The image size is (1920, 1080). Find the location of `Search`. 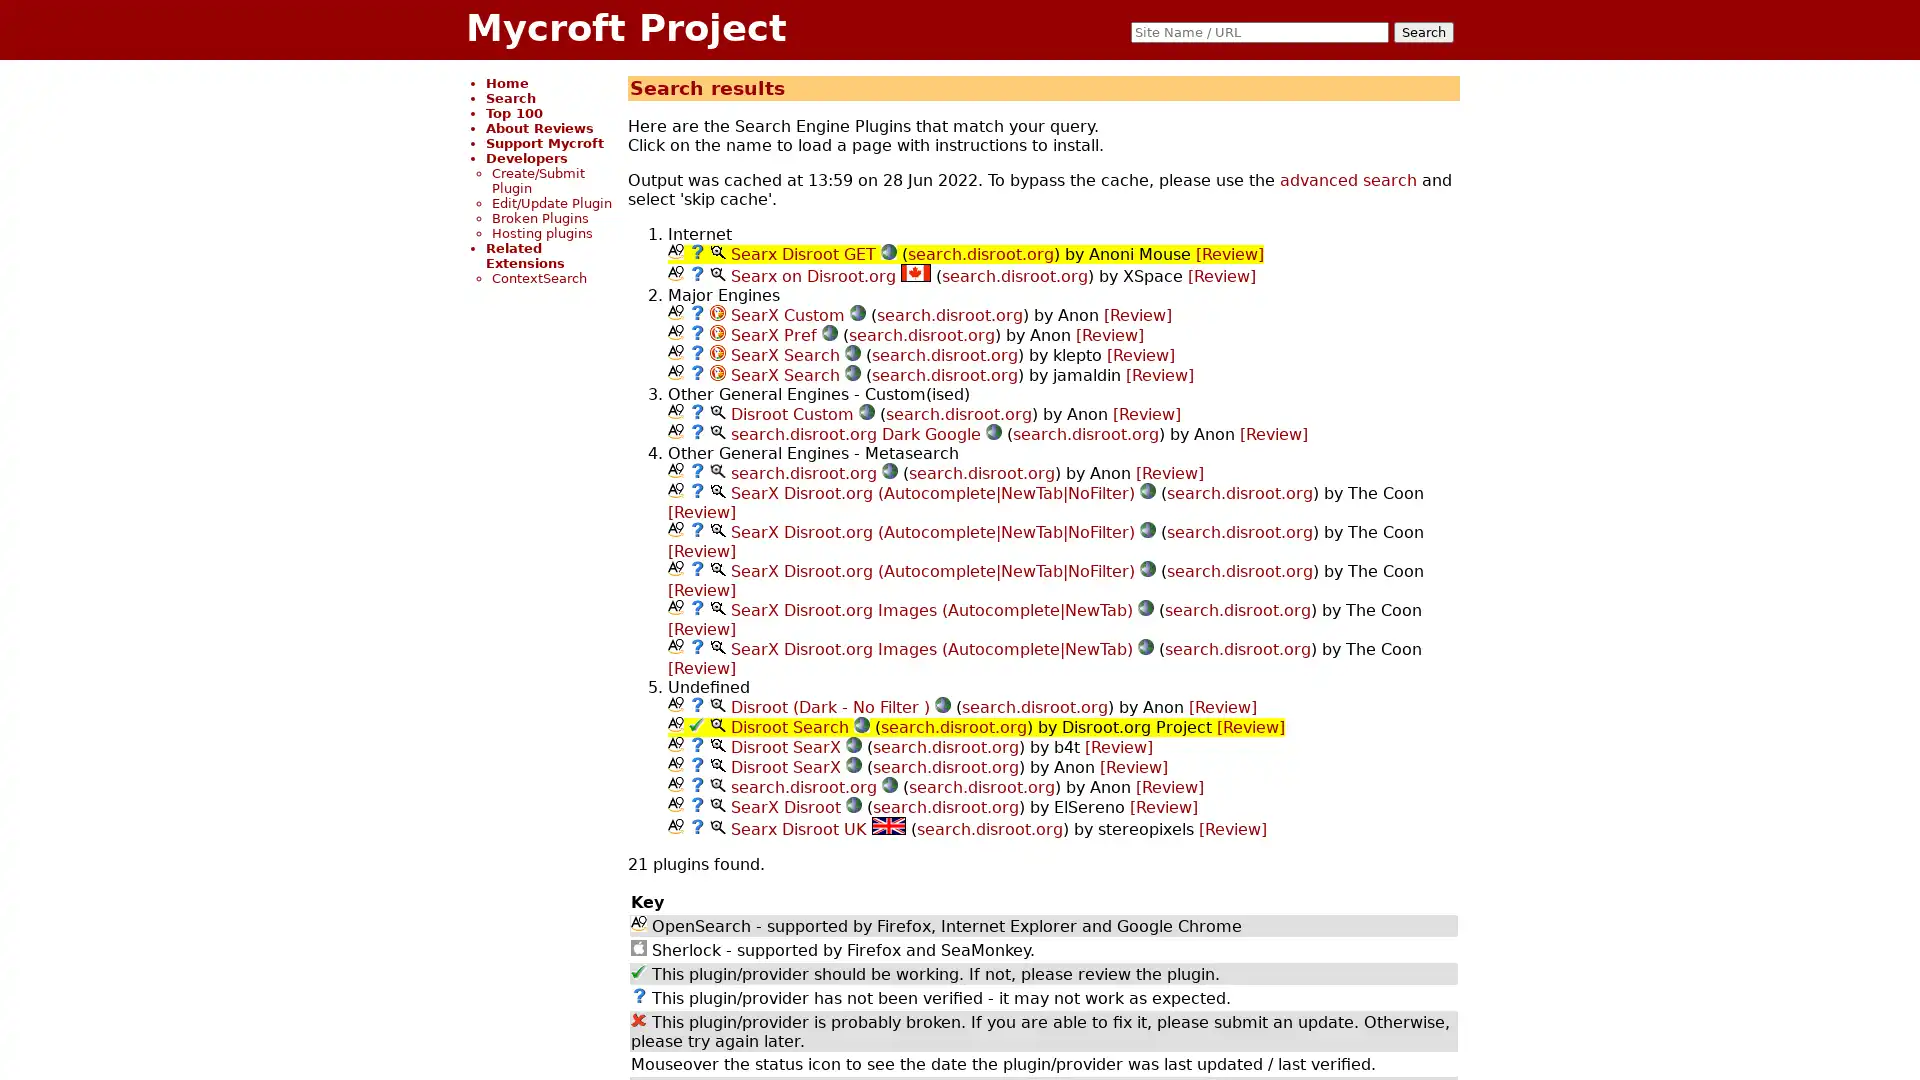

Search is located at coordinates (1423, 32).